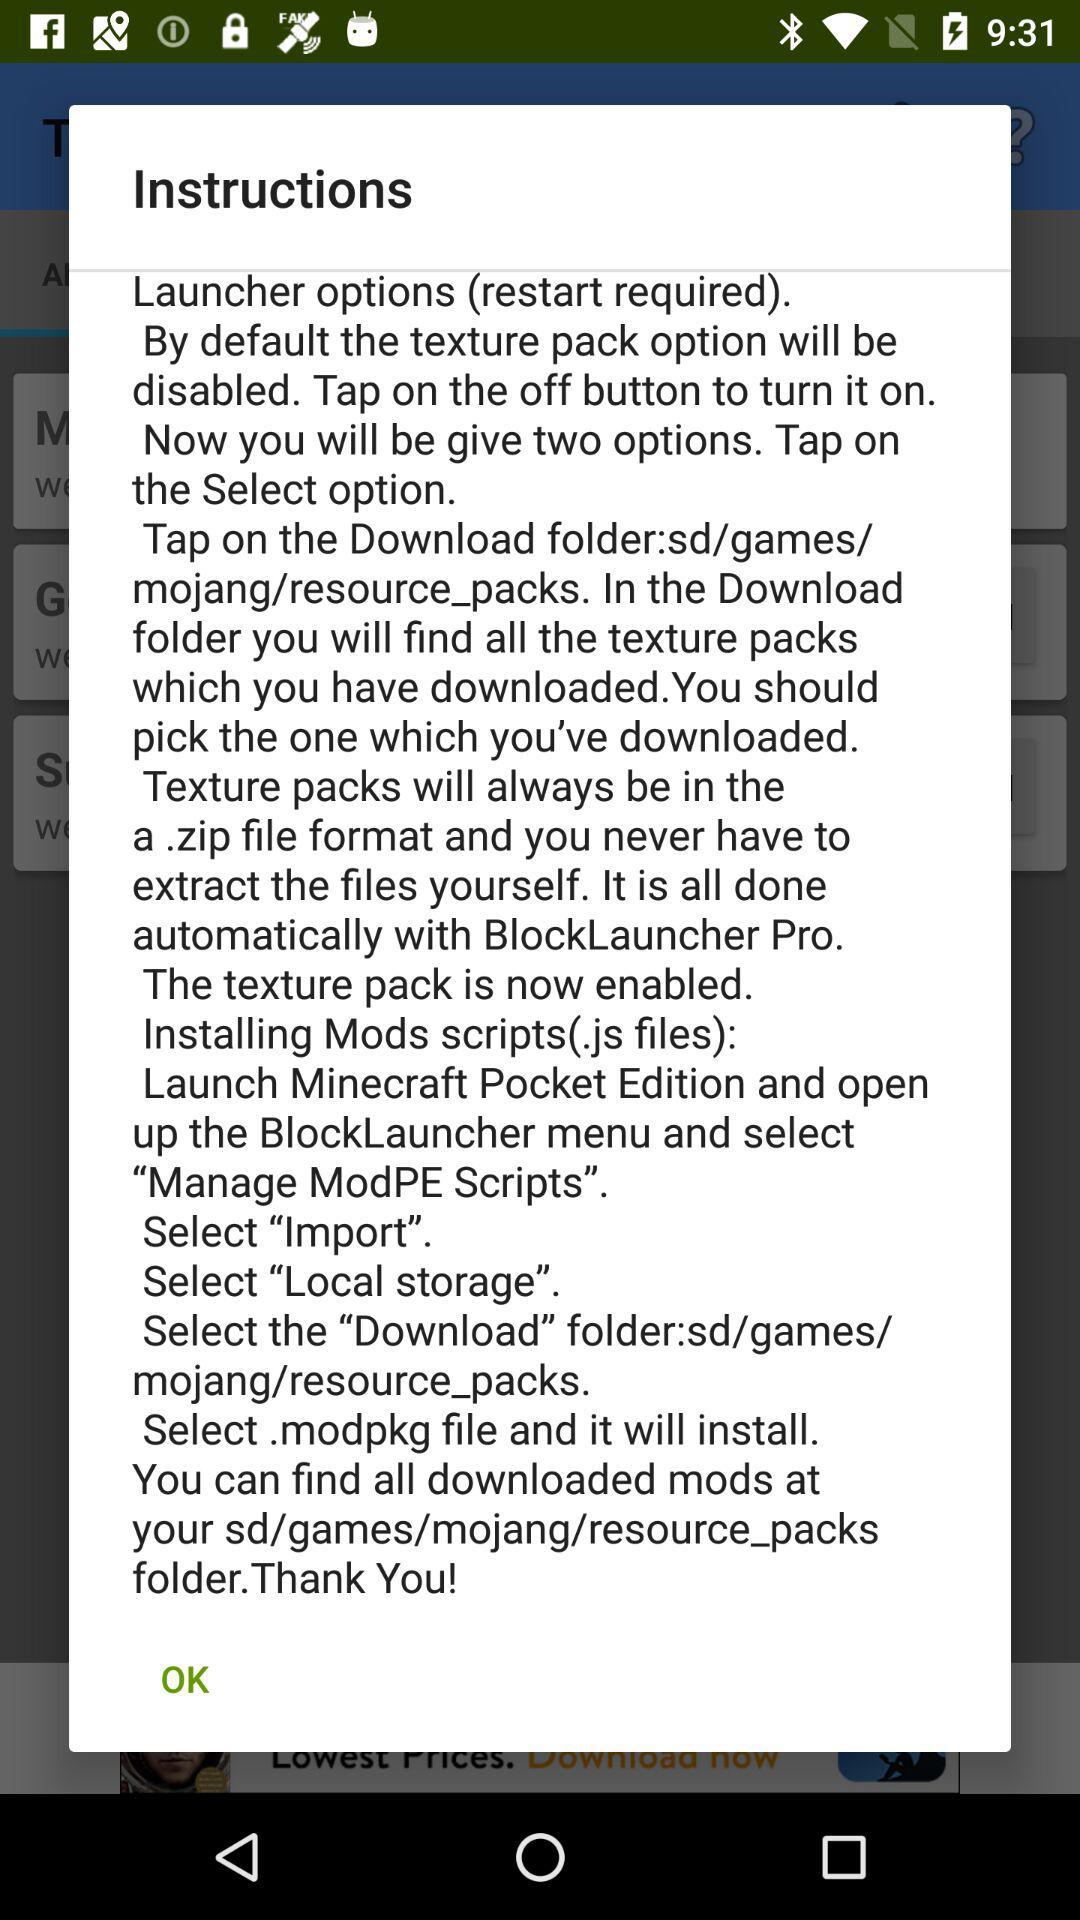  Describe the element at coordinates (184, 1678) in the screenshot. I see `ok at the bottom left corner` at that location.